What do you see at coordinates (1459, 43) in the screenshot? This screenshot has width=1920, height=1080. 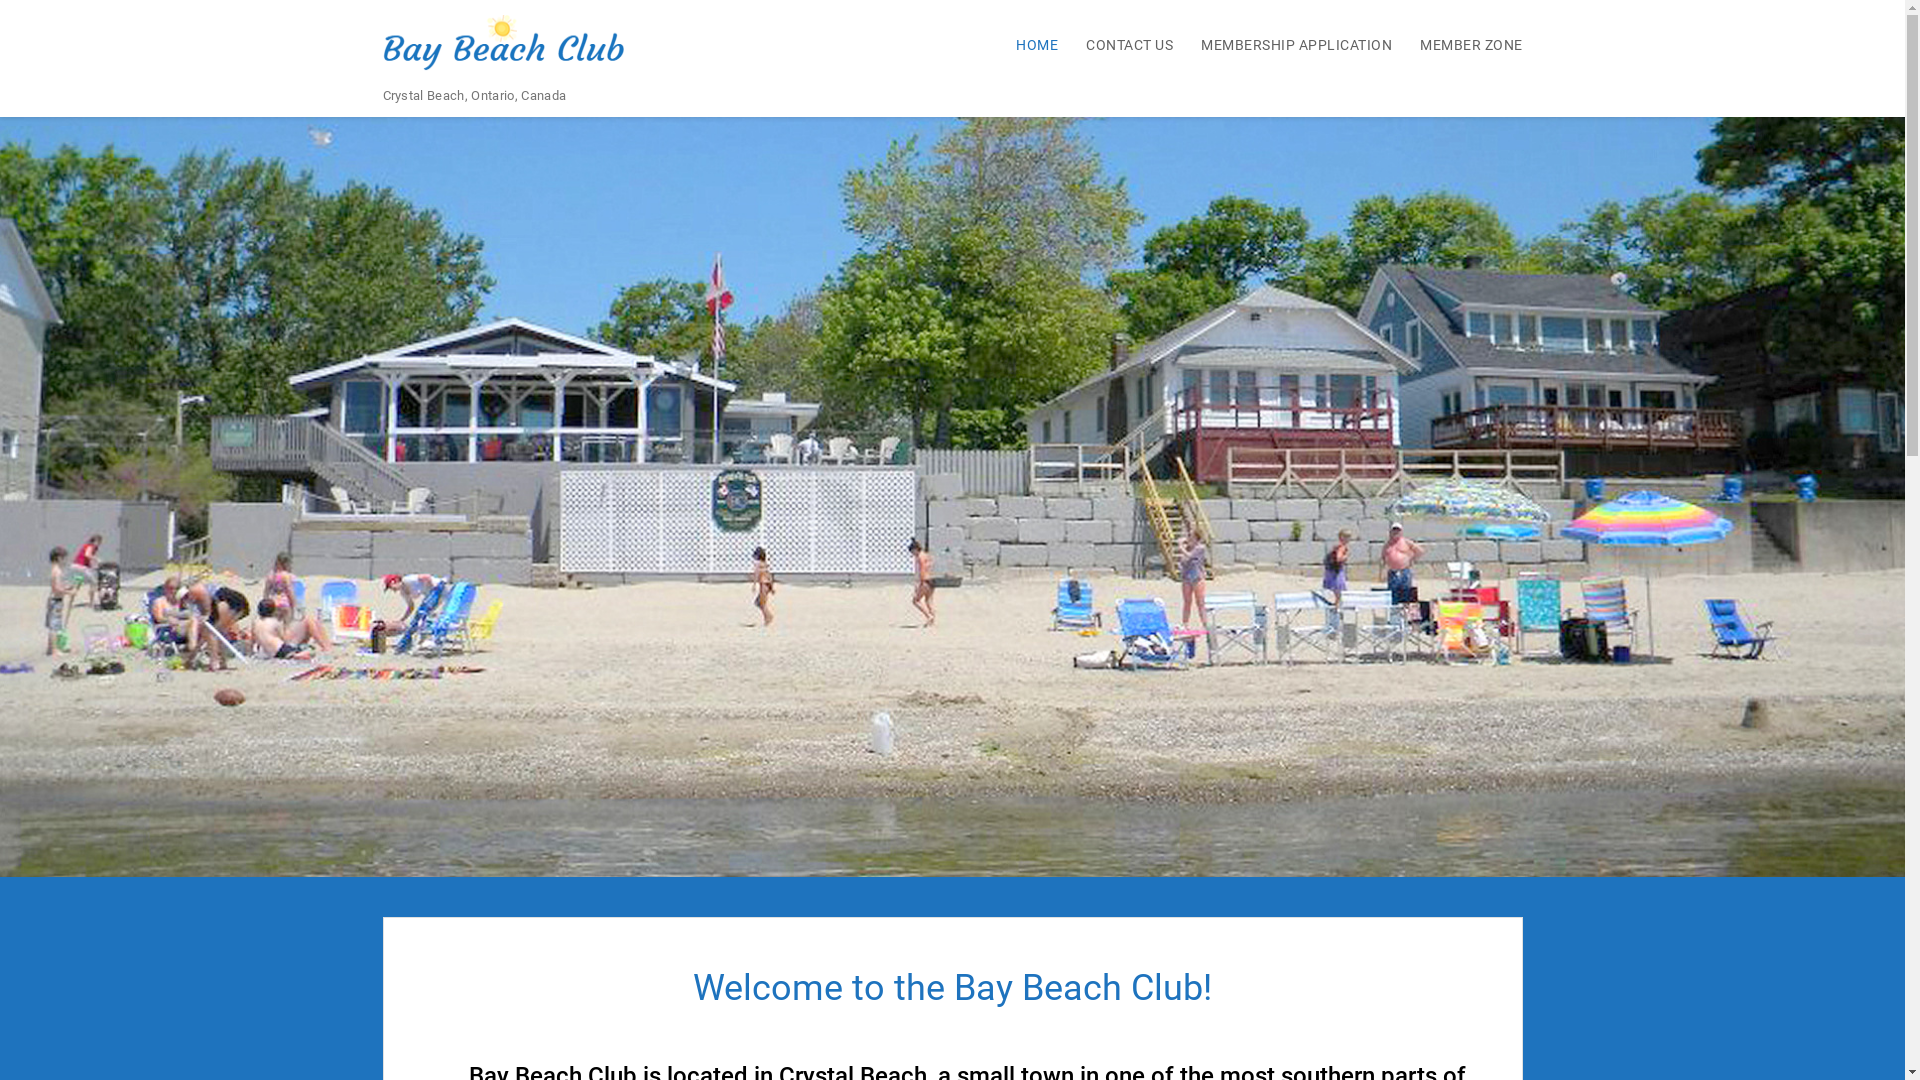 I see `'MEMBER ZONE'` at bounding box center [1459, 43].